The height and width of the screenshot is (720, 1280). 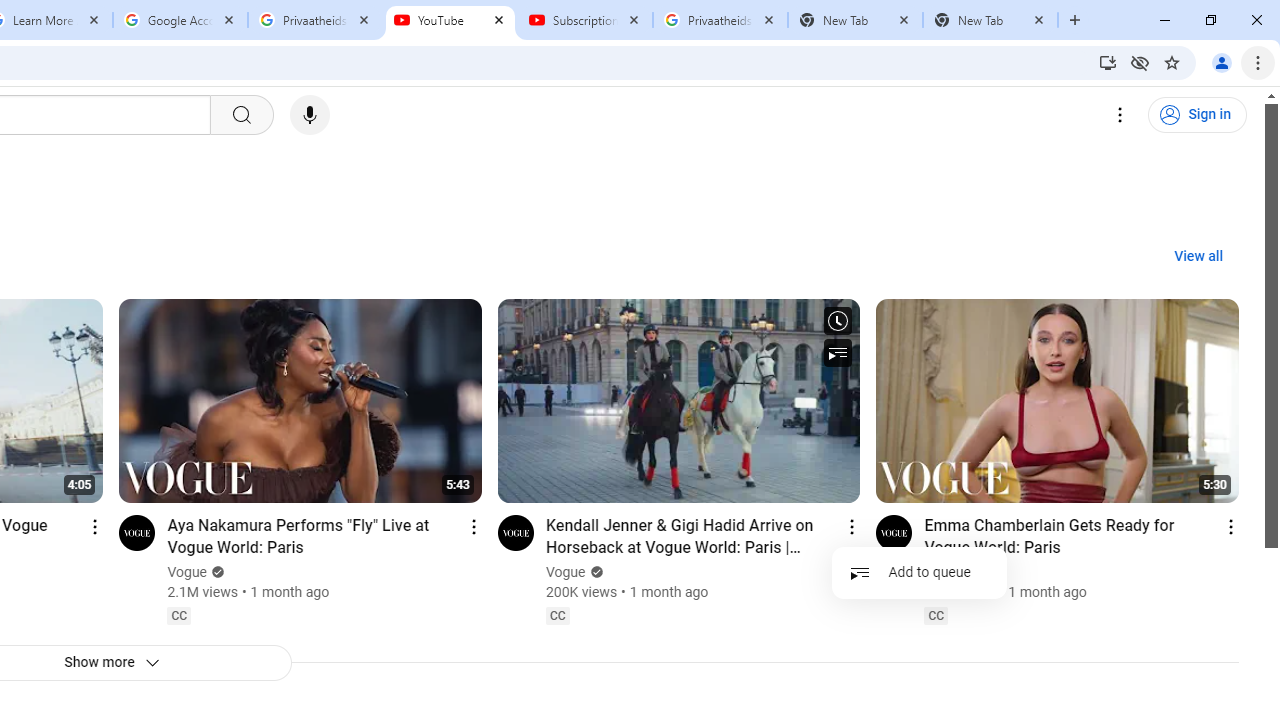 What do you see at coordinates (1198, 256) in the screenshot?
I see `'View all'` at bounding box center [1198, 256].